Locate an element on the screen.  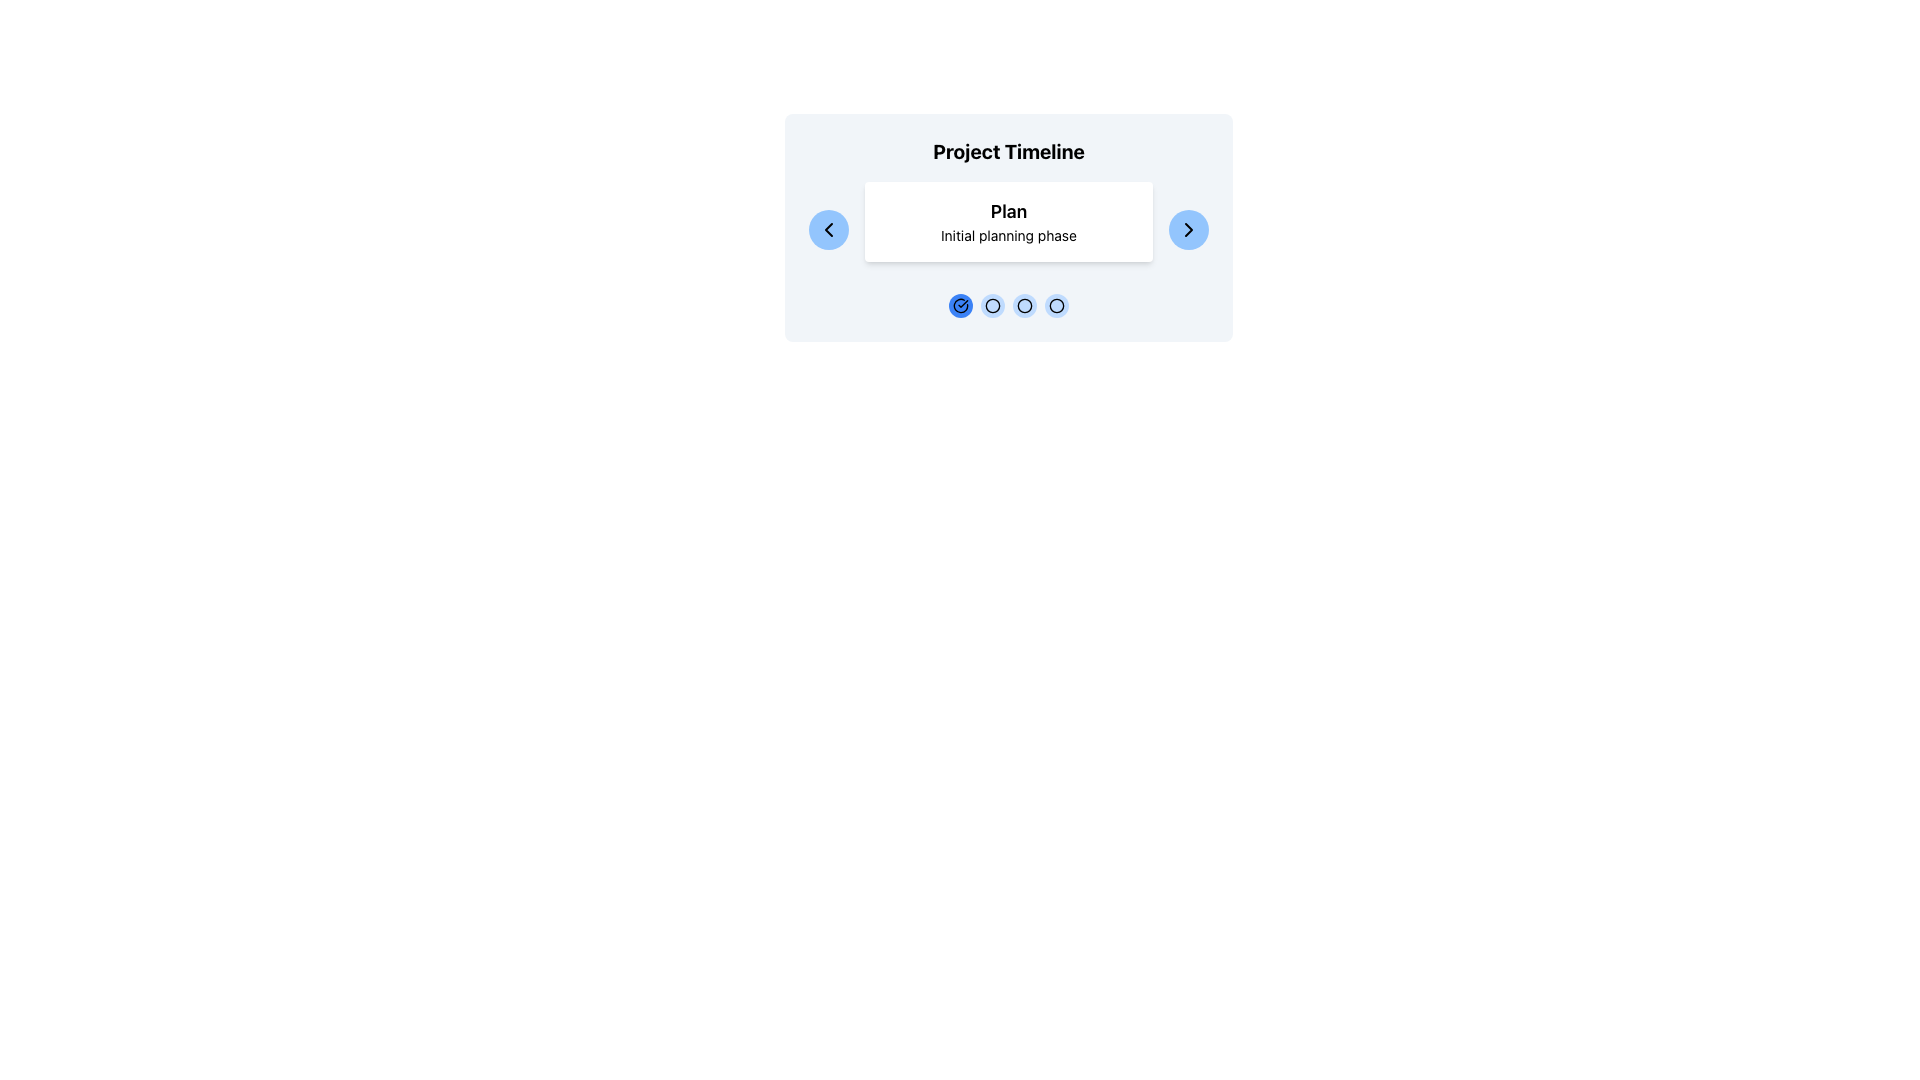
the Chevron icon within the circular button located to the right of the 'Plan - Initial planning phase' content in the 'Project Timeline' section is located at coordinates (1189, 229).